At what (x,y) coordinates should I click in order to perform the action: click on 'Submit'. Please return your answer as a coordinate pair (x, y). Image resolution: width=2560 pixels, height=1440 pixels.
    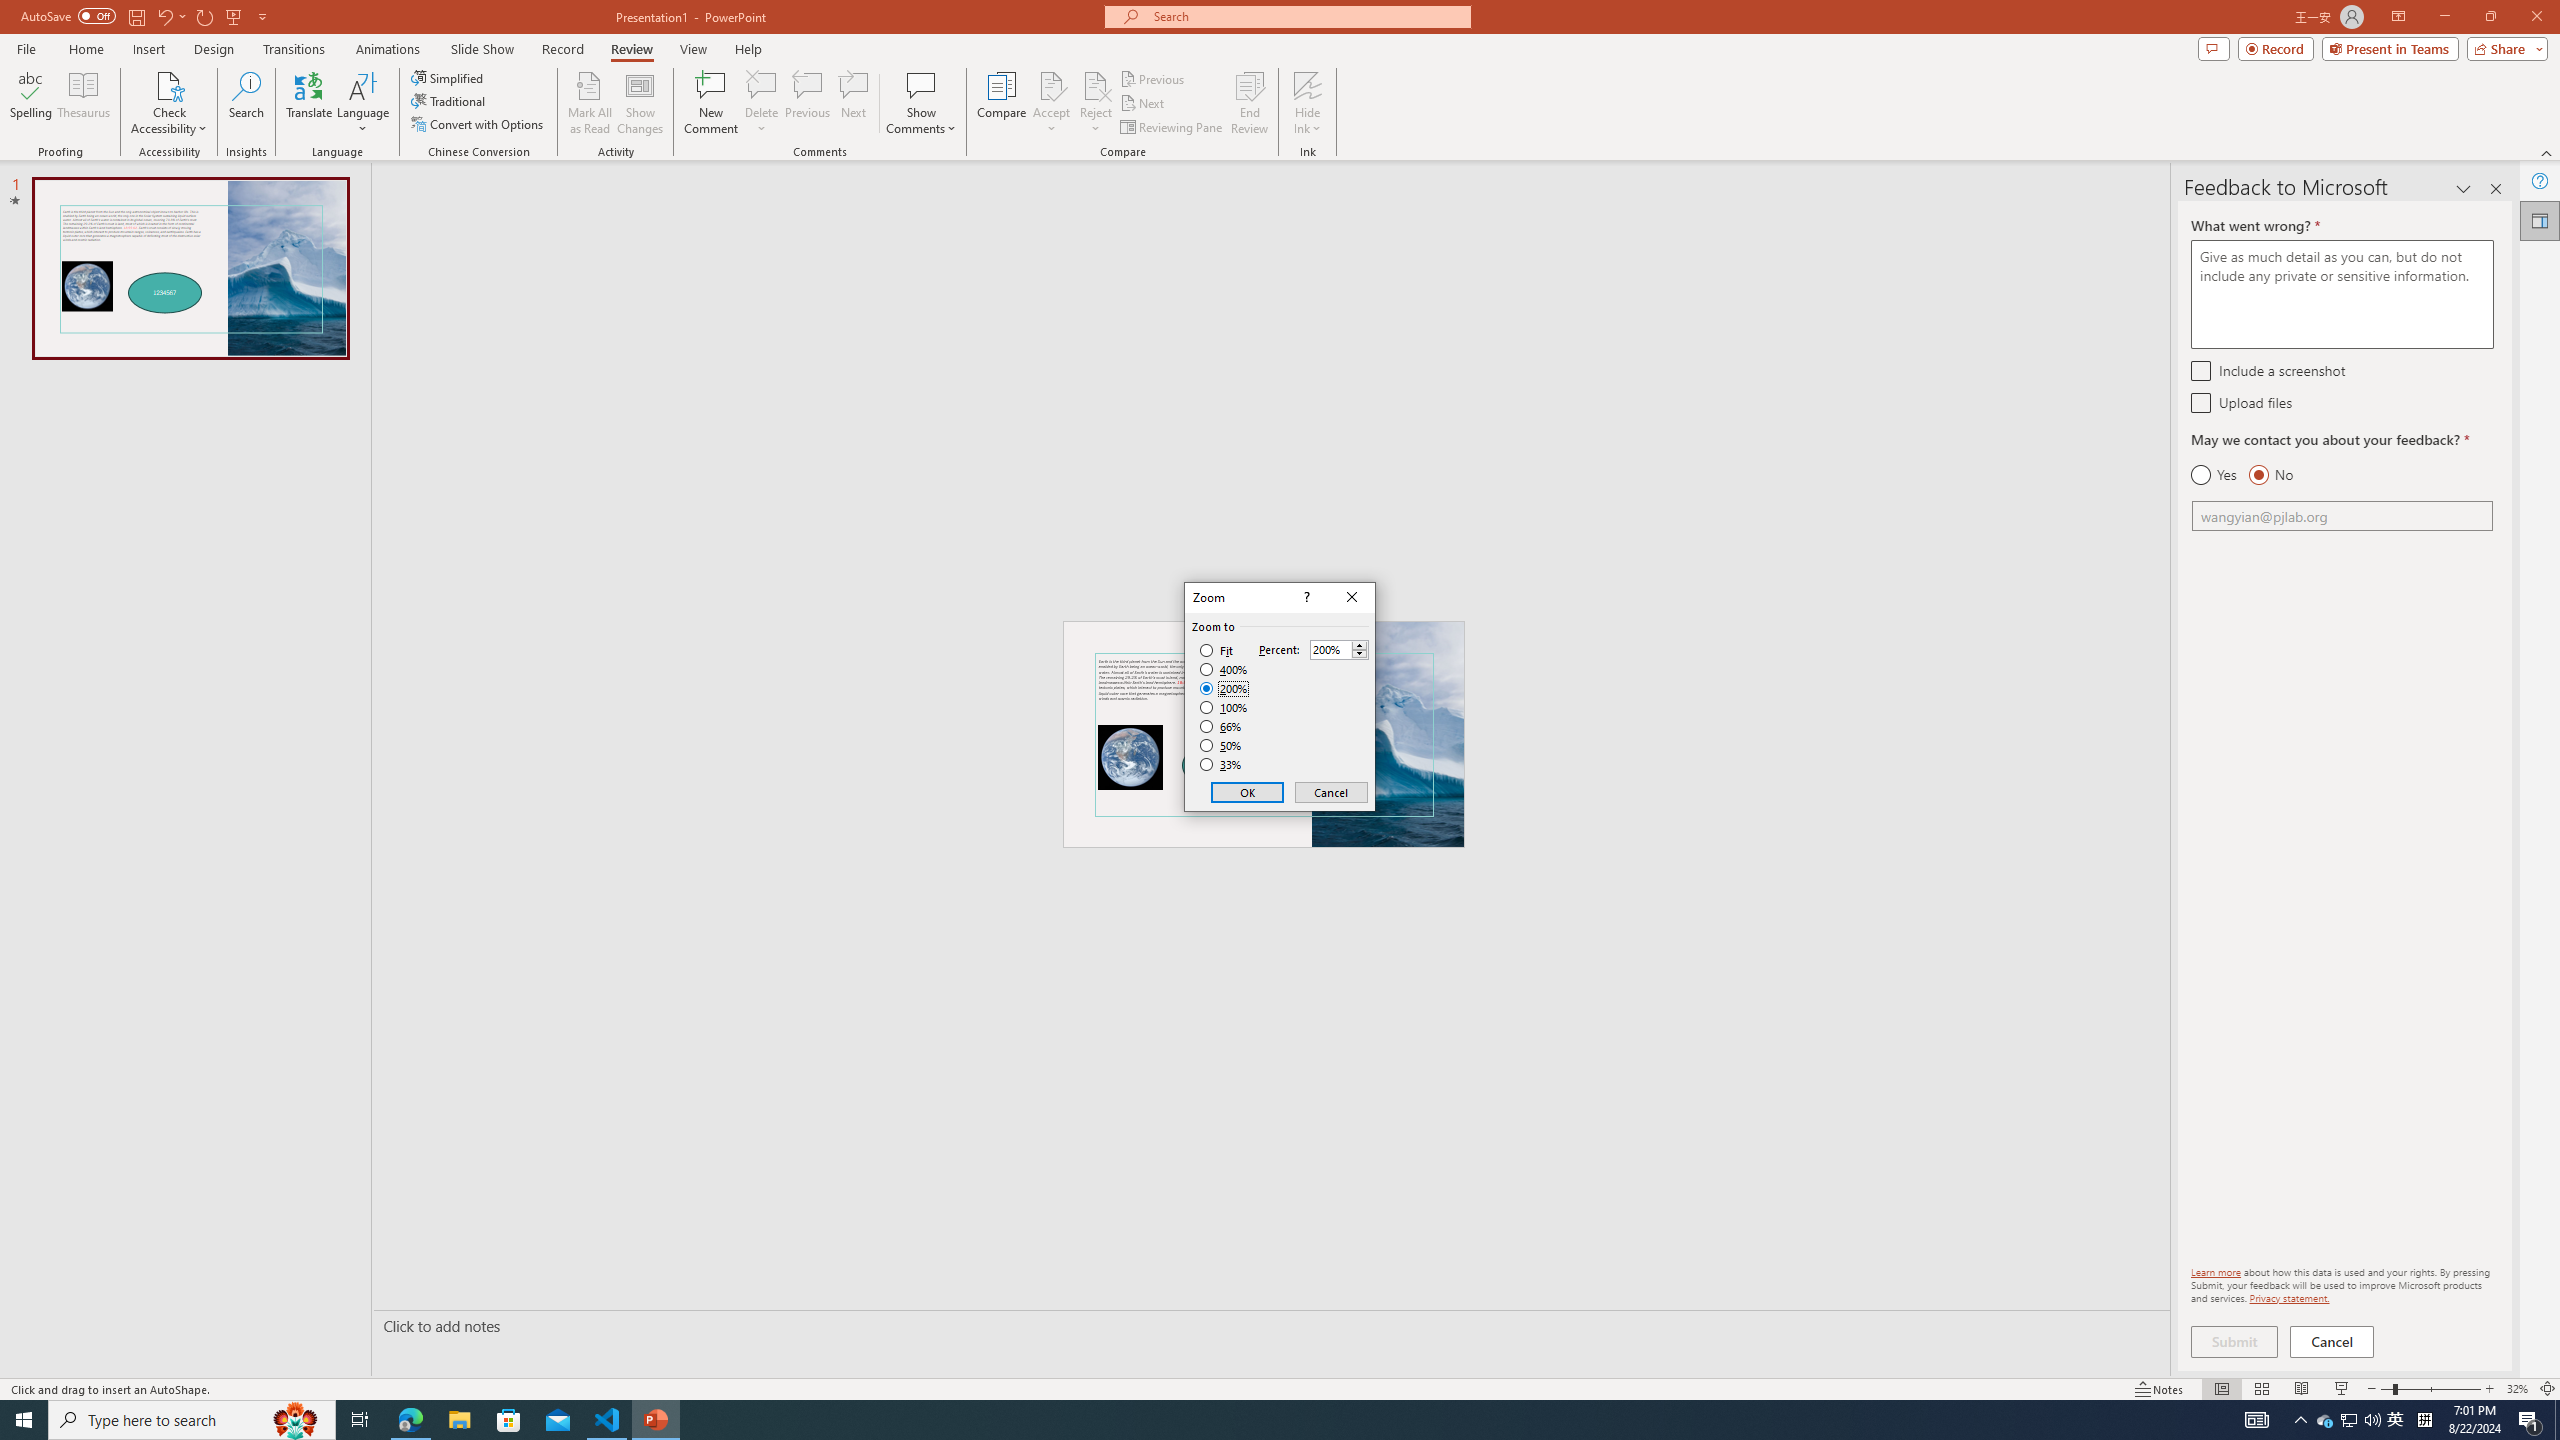
    Looking at the image, I should click on (2233, 1341).